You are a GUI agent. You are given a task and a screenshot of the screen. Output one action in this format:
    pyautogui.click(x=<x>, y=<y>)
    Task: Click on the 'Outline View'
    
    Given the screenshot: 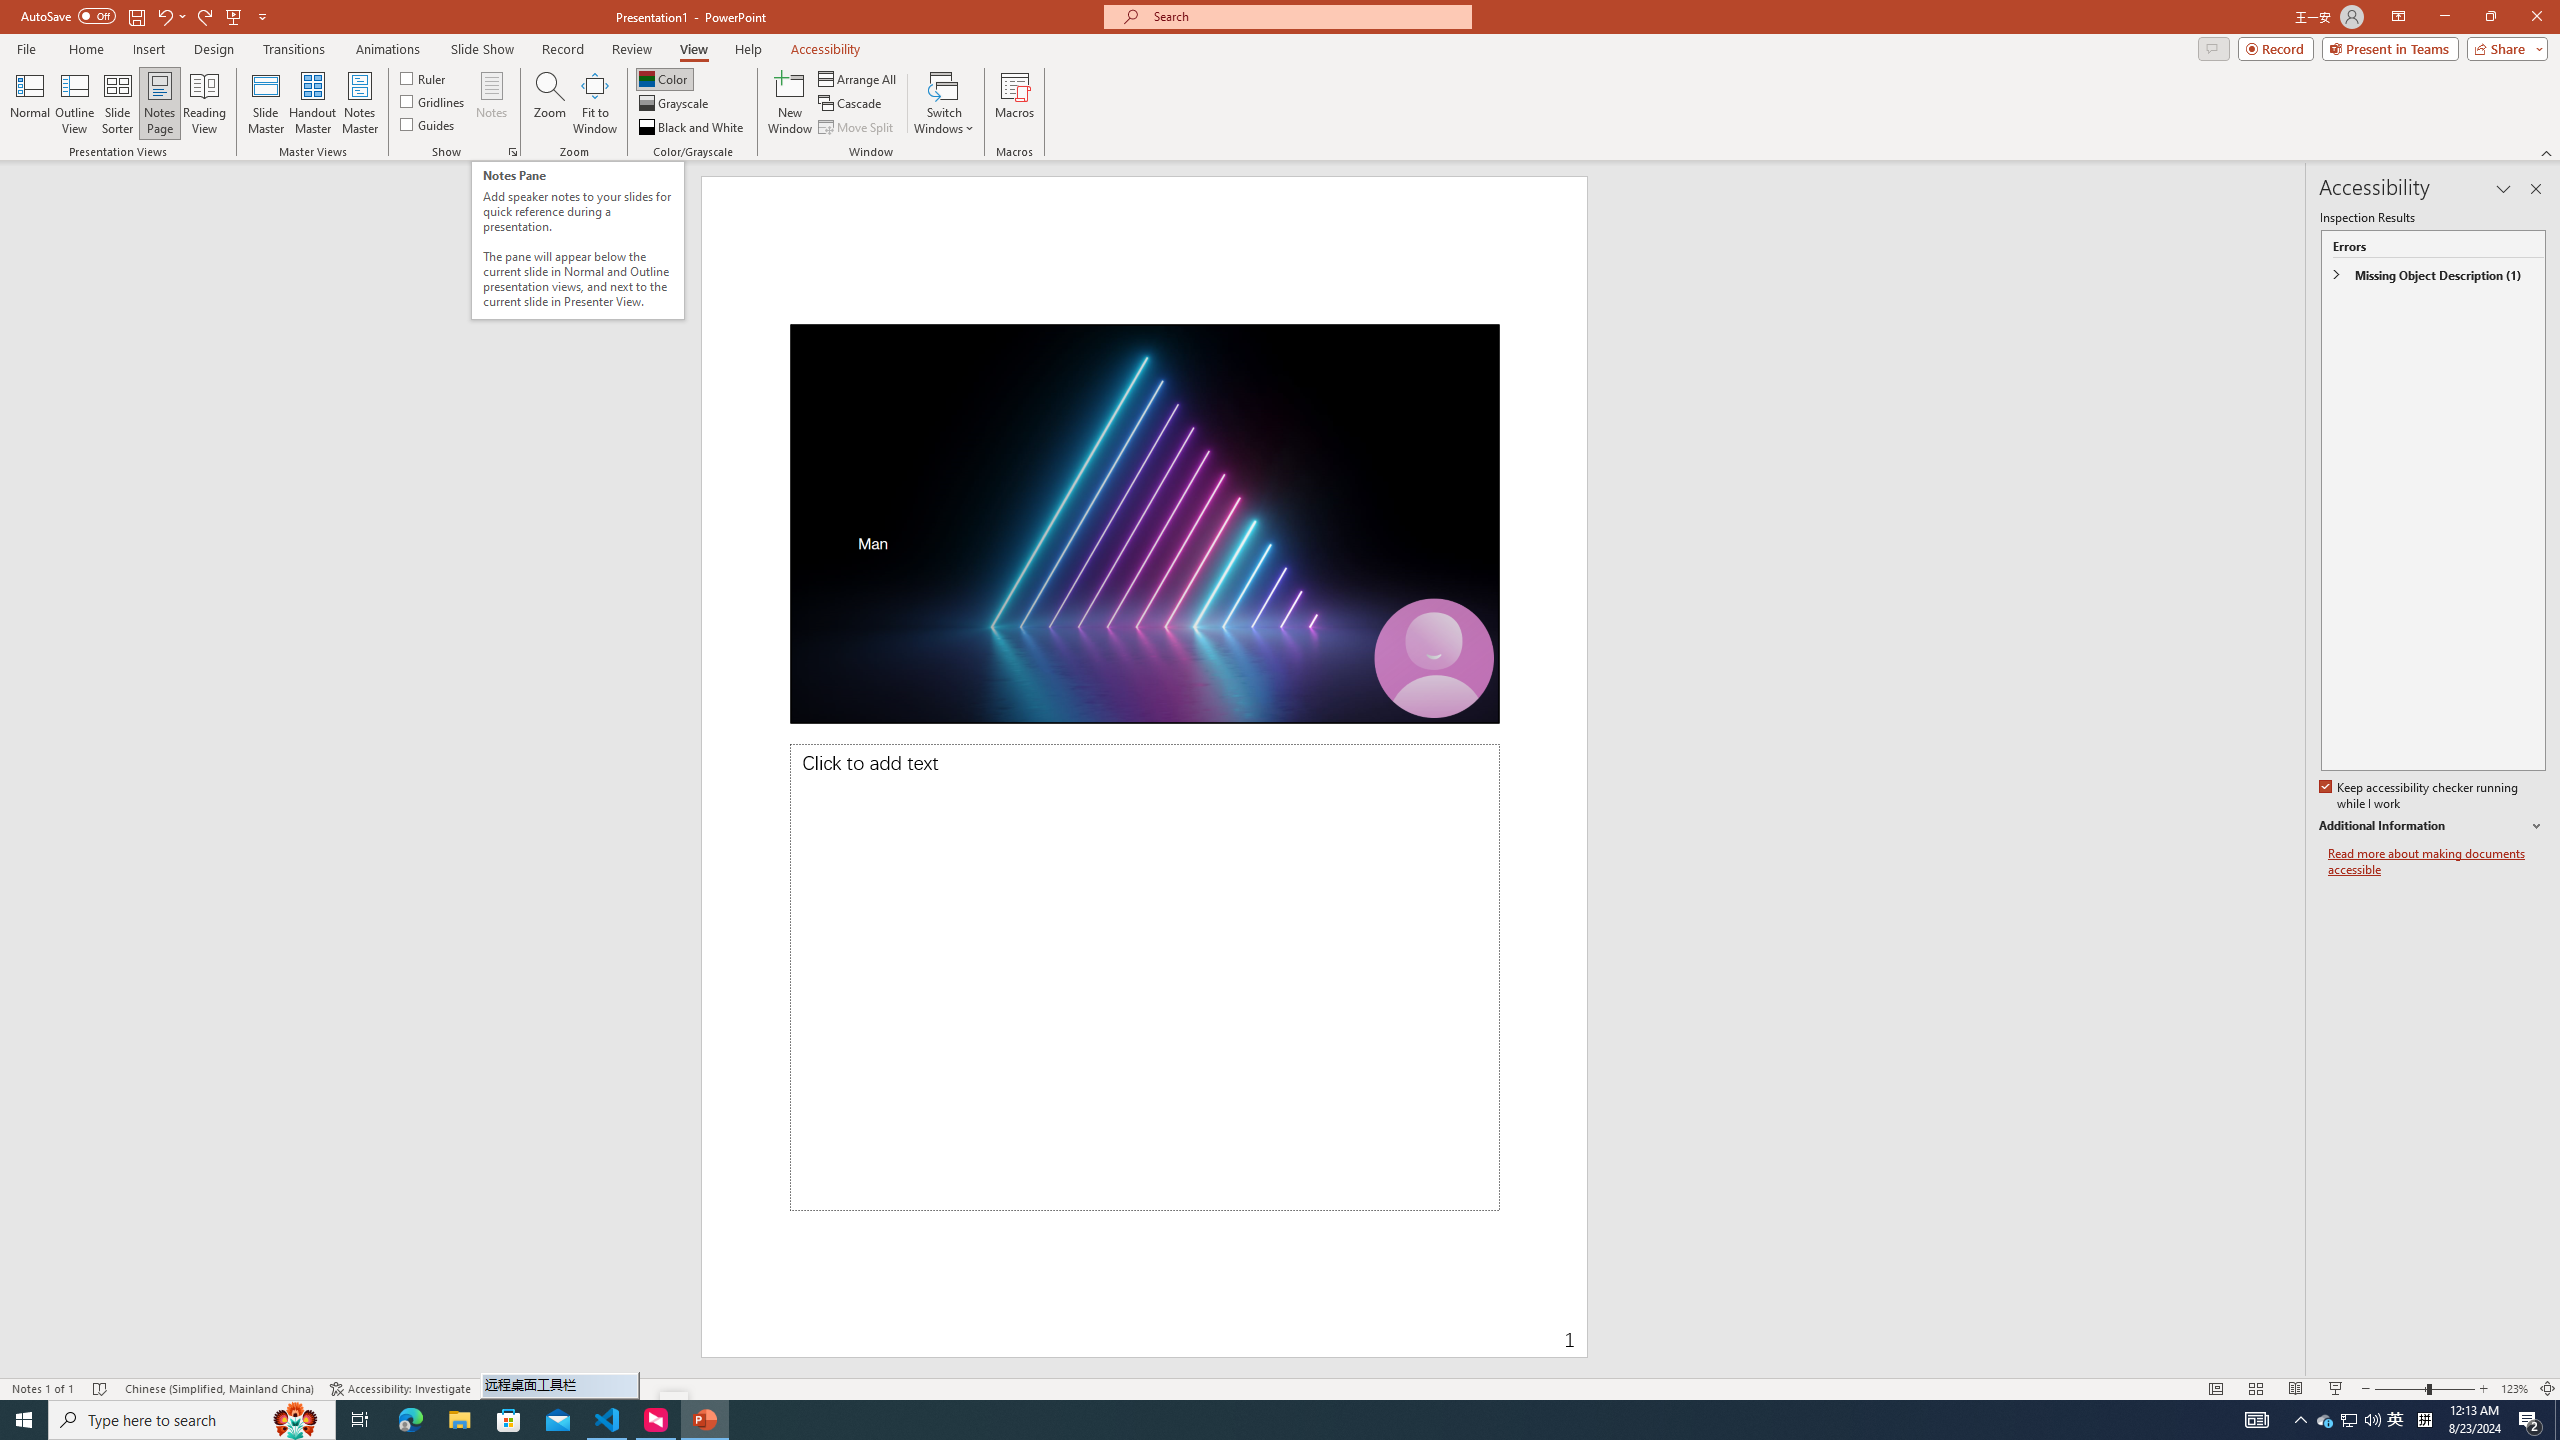 What is the action you would take?
    pyautogui.click(x=74, y=103)
    